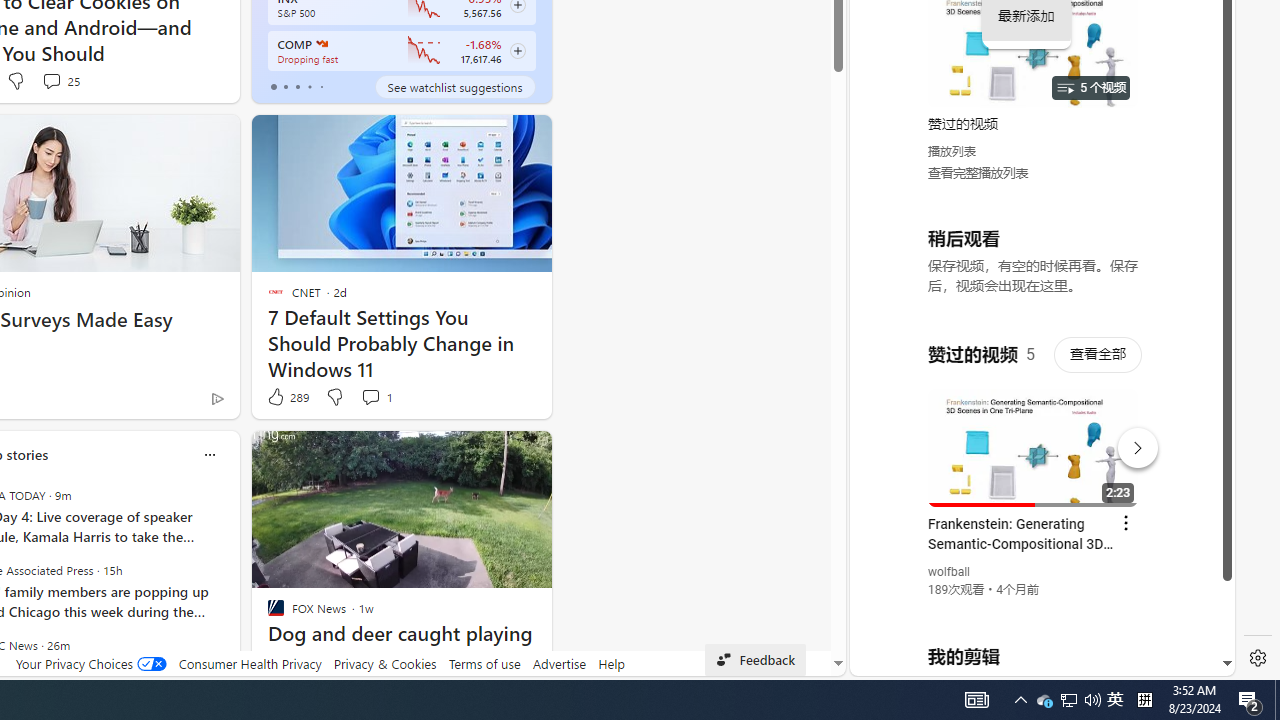  Describe the element at coordinates (454, 86) in the screenshot. I see `'See watchlist suggestions'` at that location.